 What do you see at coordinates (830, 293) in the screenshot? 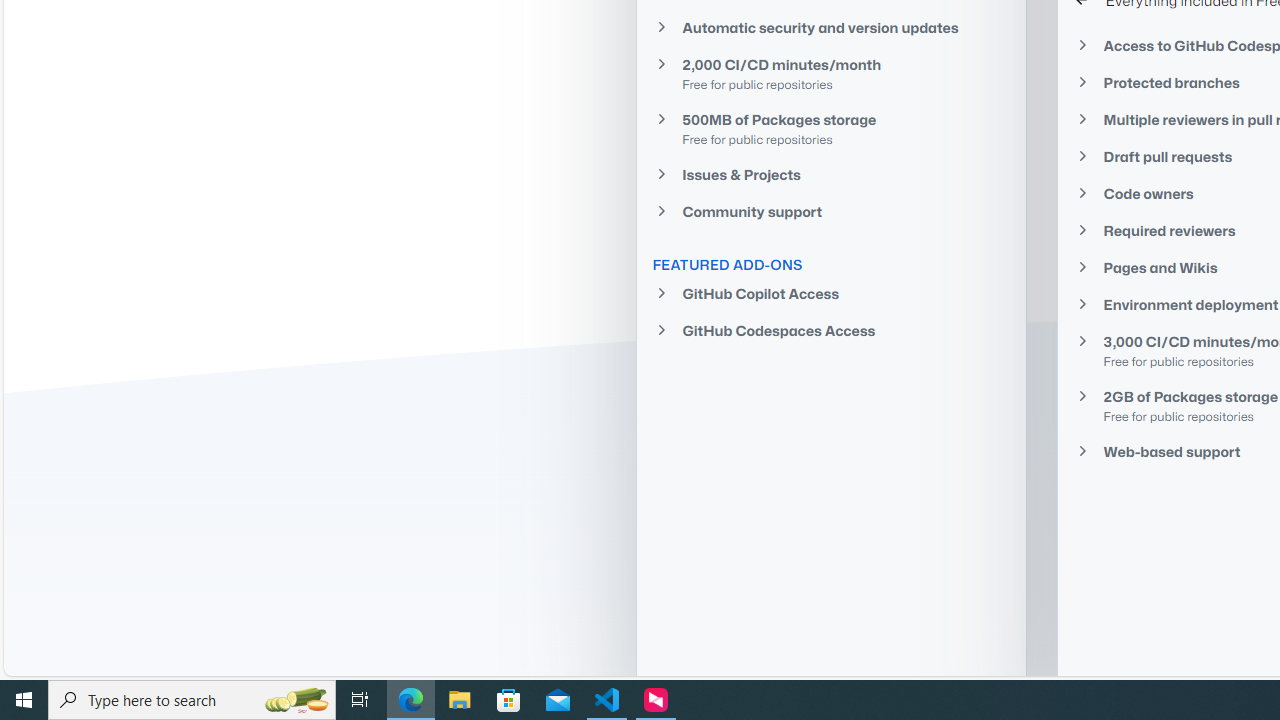
I see `'GitHub Copilot Access'` at bounding box center [830, 293].